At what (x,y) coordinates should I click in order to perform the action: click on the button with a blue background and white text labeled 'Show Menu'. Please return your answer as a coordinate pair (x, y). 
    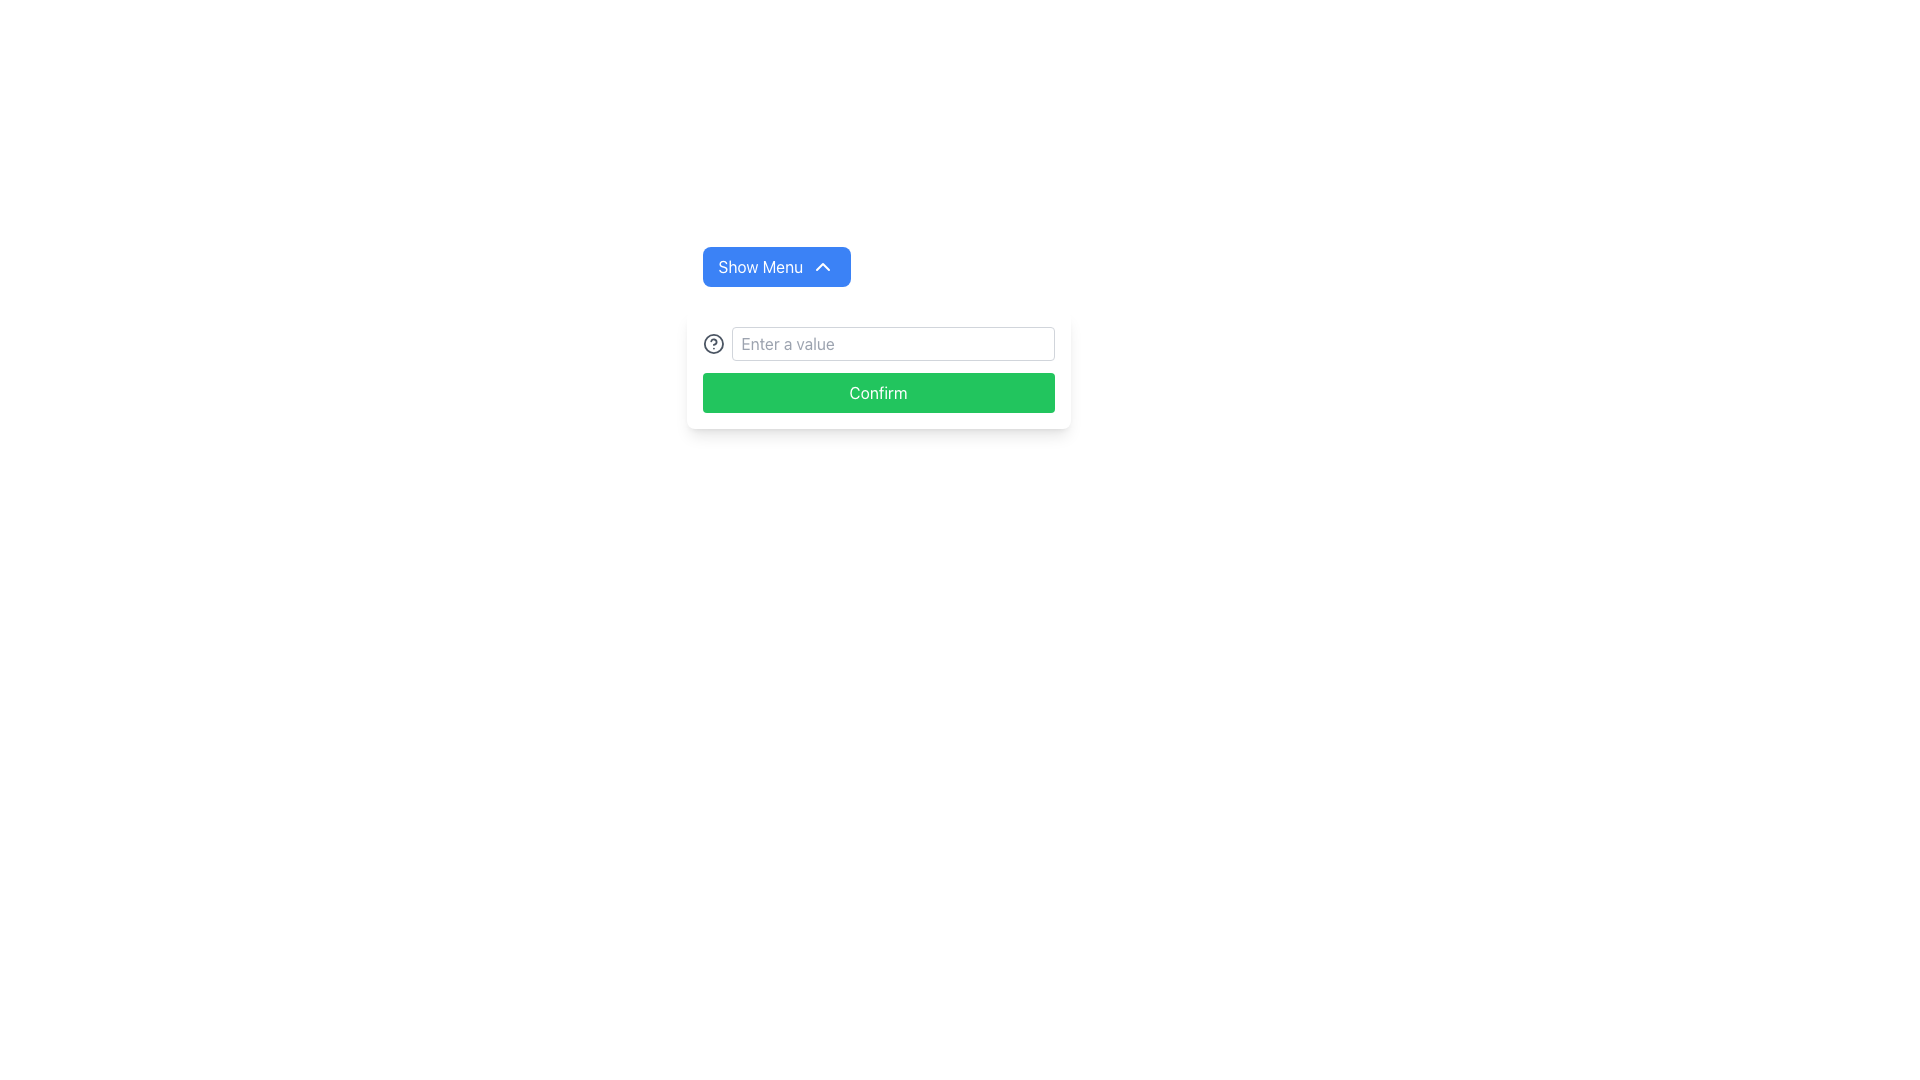
    Looking at the image, I should click on (775, 265).